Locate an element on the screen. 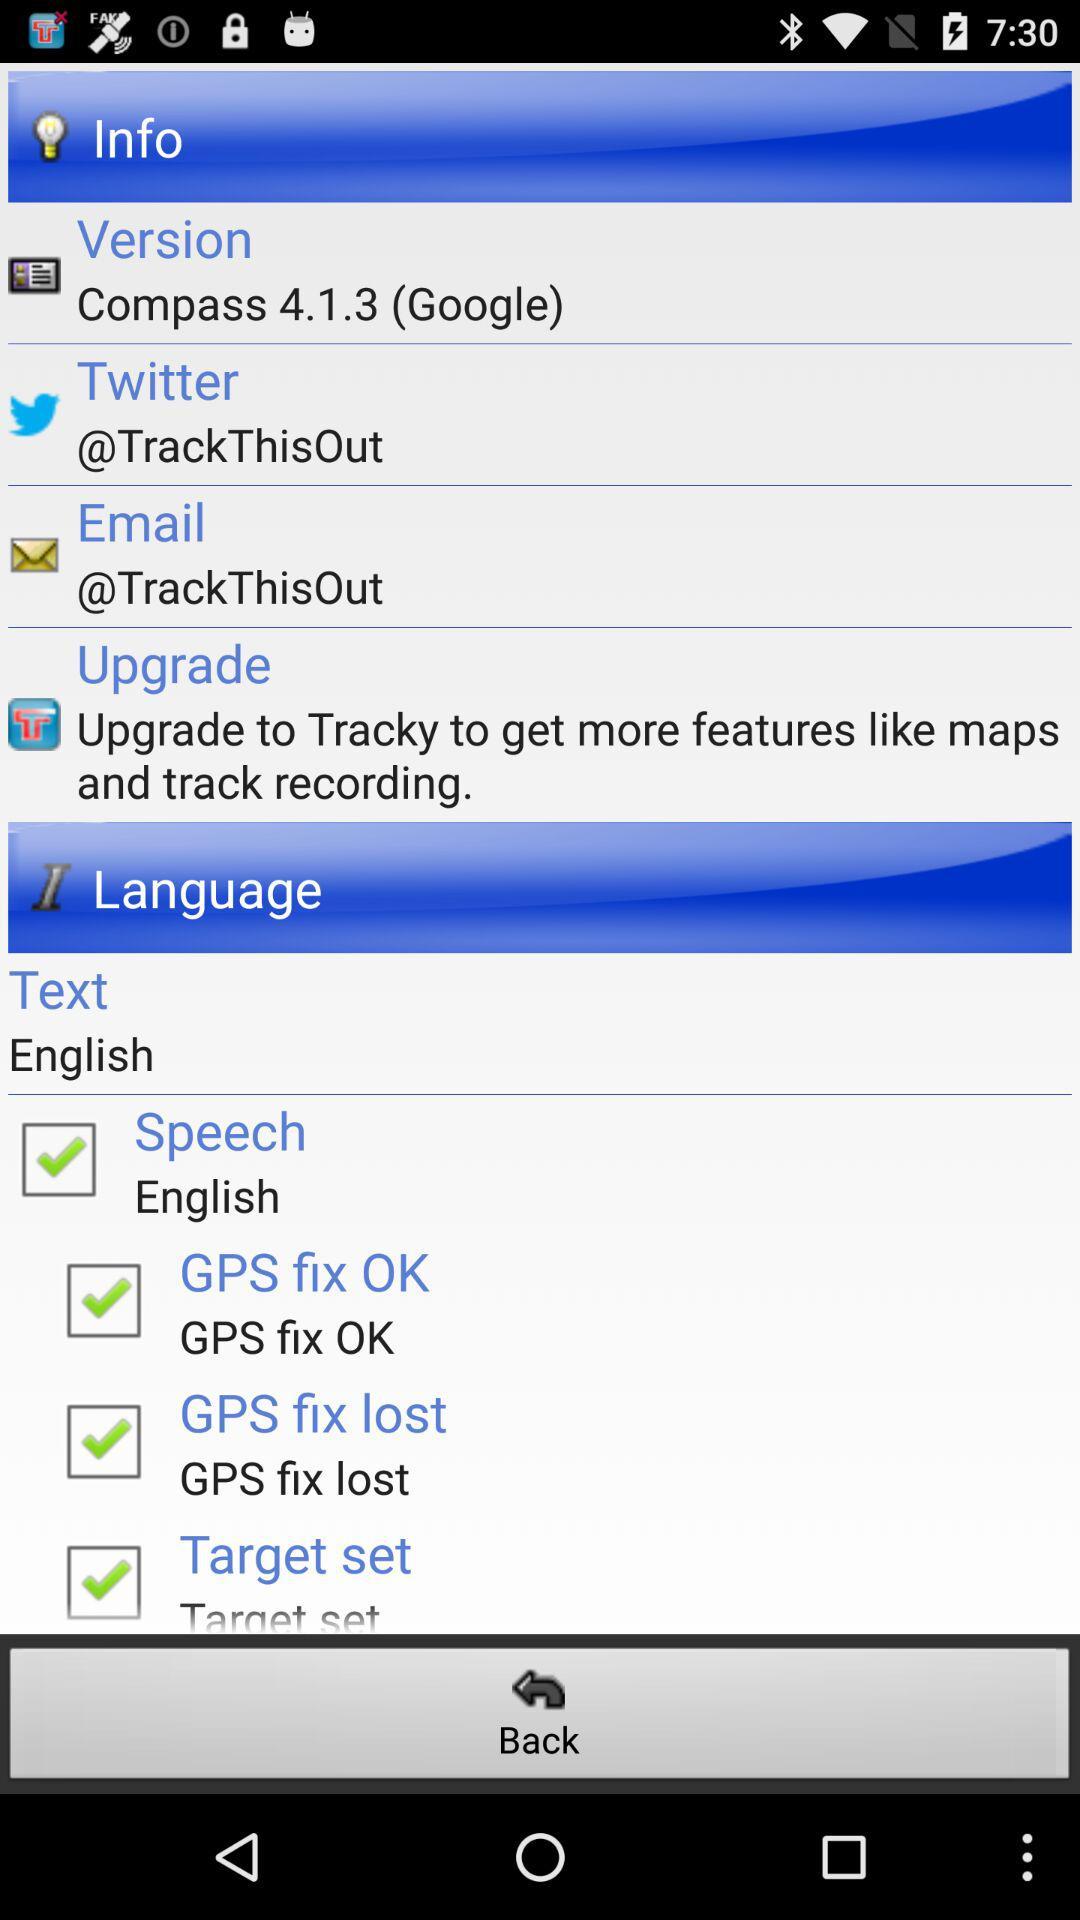 The width and height of the screenshot is (1080, 1920). the icon at the bottom is located at coordinates (540, 1718).